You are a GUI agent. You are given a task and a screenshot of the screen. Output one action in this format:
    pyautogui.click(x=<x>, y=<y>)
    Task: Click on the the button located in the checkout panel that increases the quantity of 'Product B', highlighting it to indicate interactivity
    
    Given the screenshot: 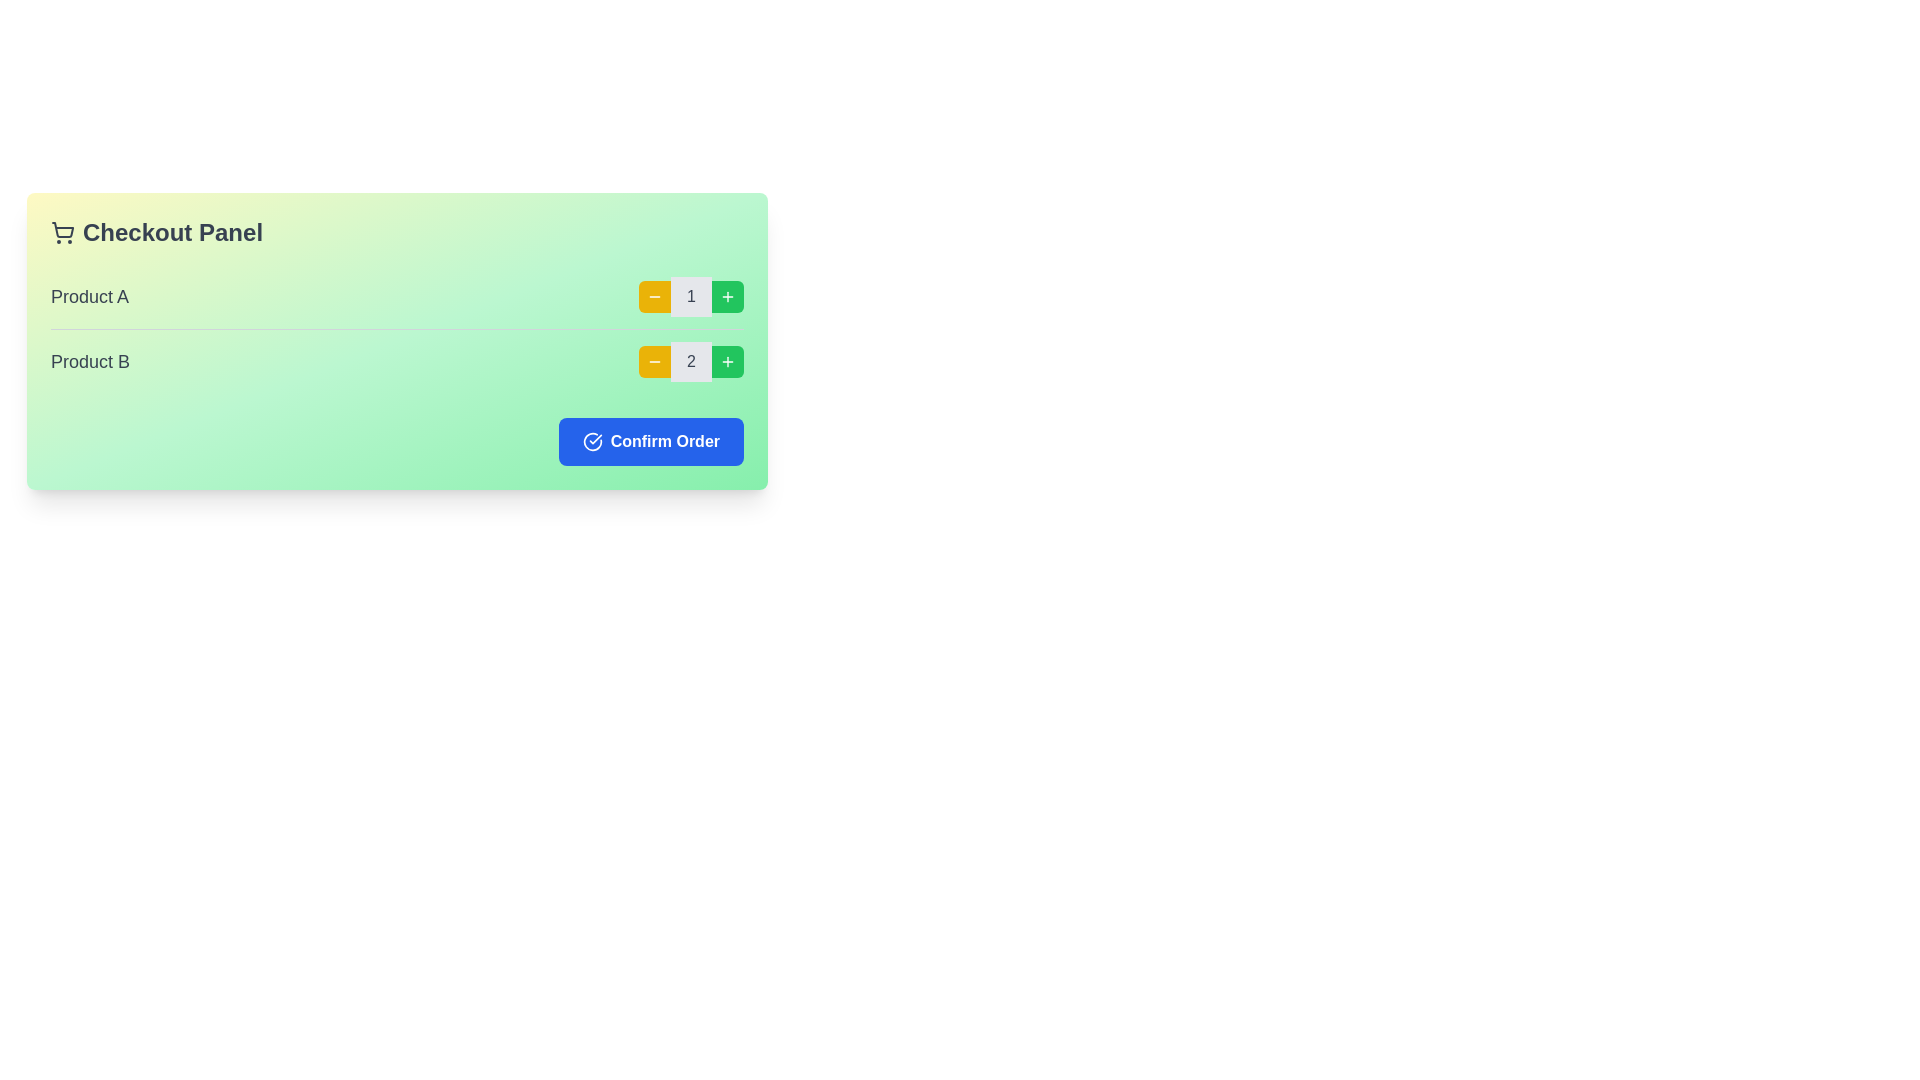 What is the action you would take?
    pyautogui.click(x=727, y=362)
    